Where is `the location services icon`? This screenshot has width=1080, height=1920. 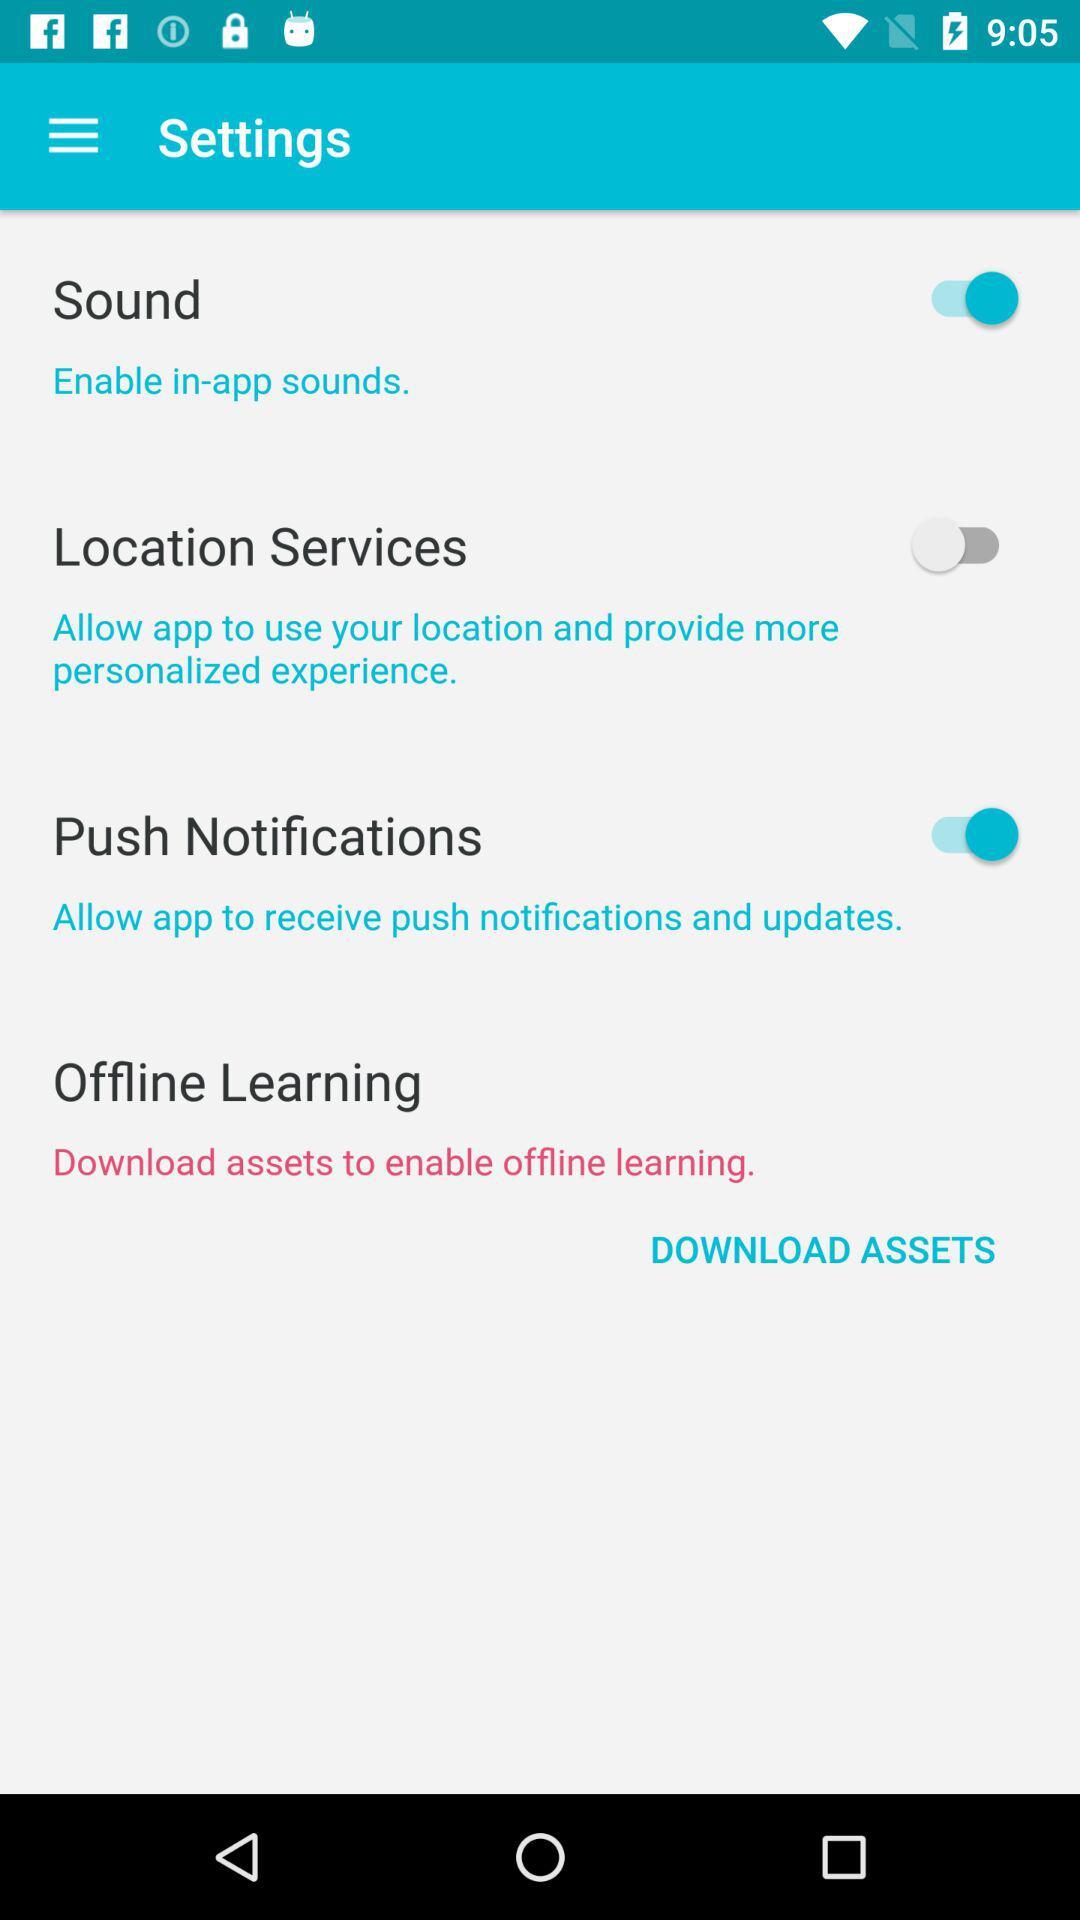
the location services icon is located at coordinates (540, 544).